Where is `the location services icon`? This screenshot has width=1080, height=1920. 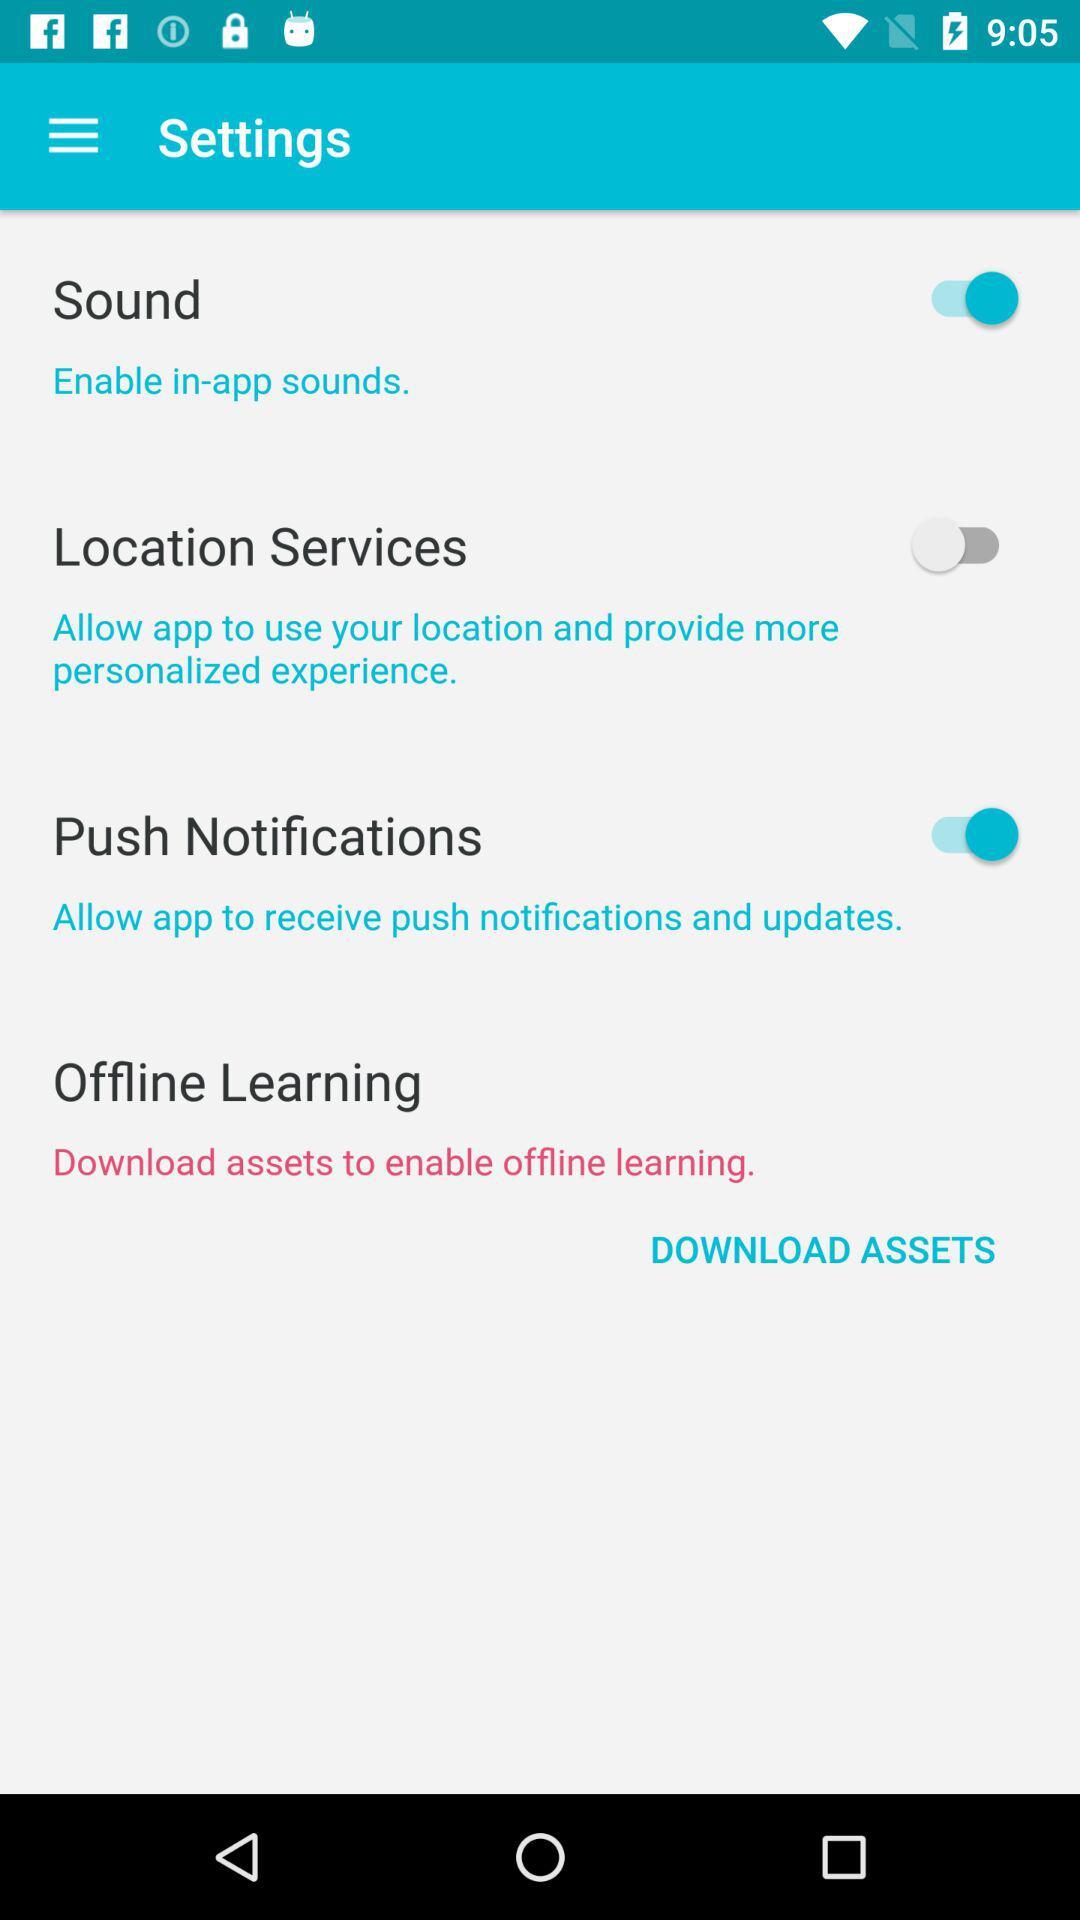
the location services icon is located at coordinates (540, 544).